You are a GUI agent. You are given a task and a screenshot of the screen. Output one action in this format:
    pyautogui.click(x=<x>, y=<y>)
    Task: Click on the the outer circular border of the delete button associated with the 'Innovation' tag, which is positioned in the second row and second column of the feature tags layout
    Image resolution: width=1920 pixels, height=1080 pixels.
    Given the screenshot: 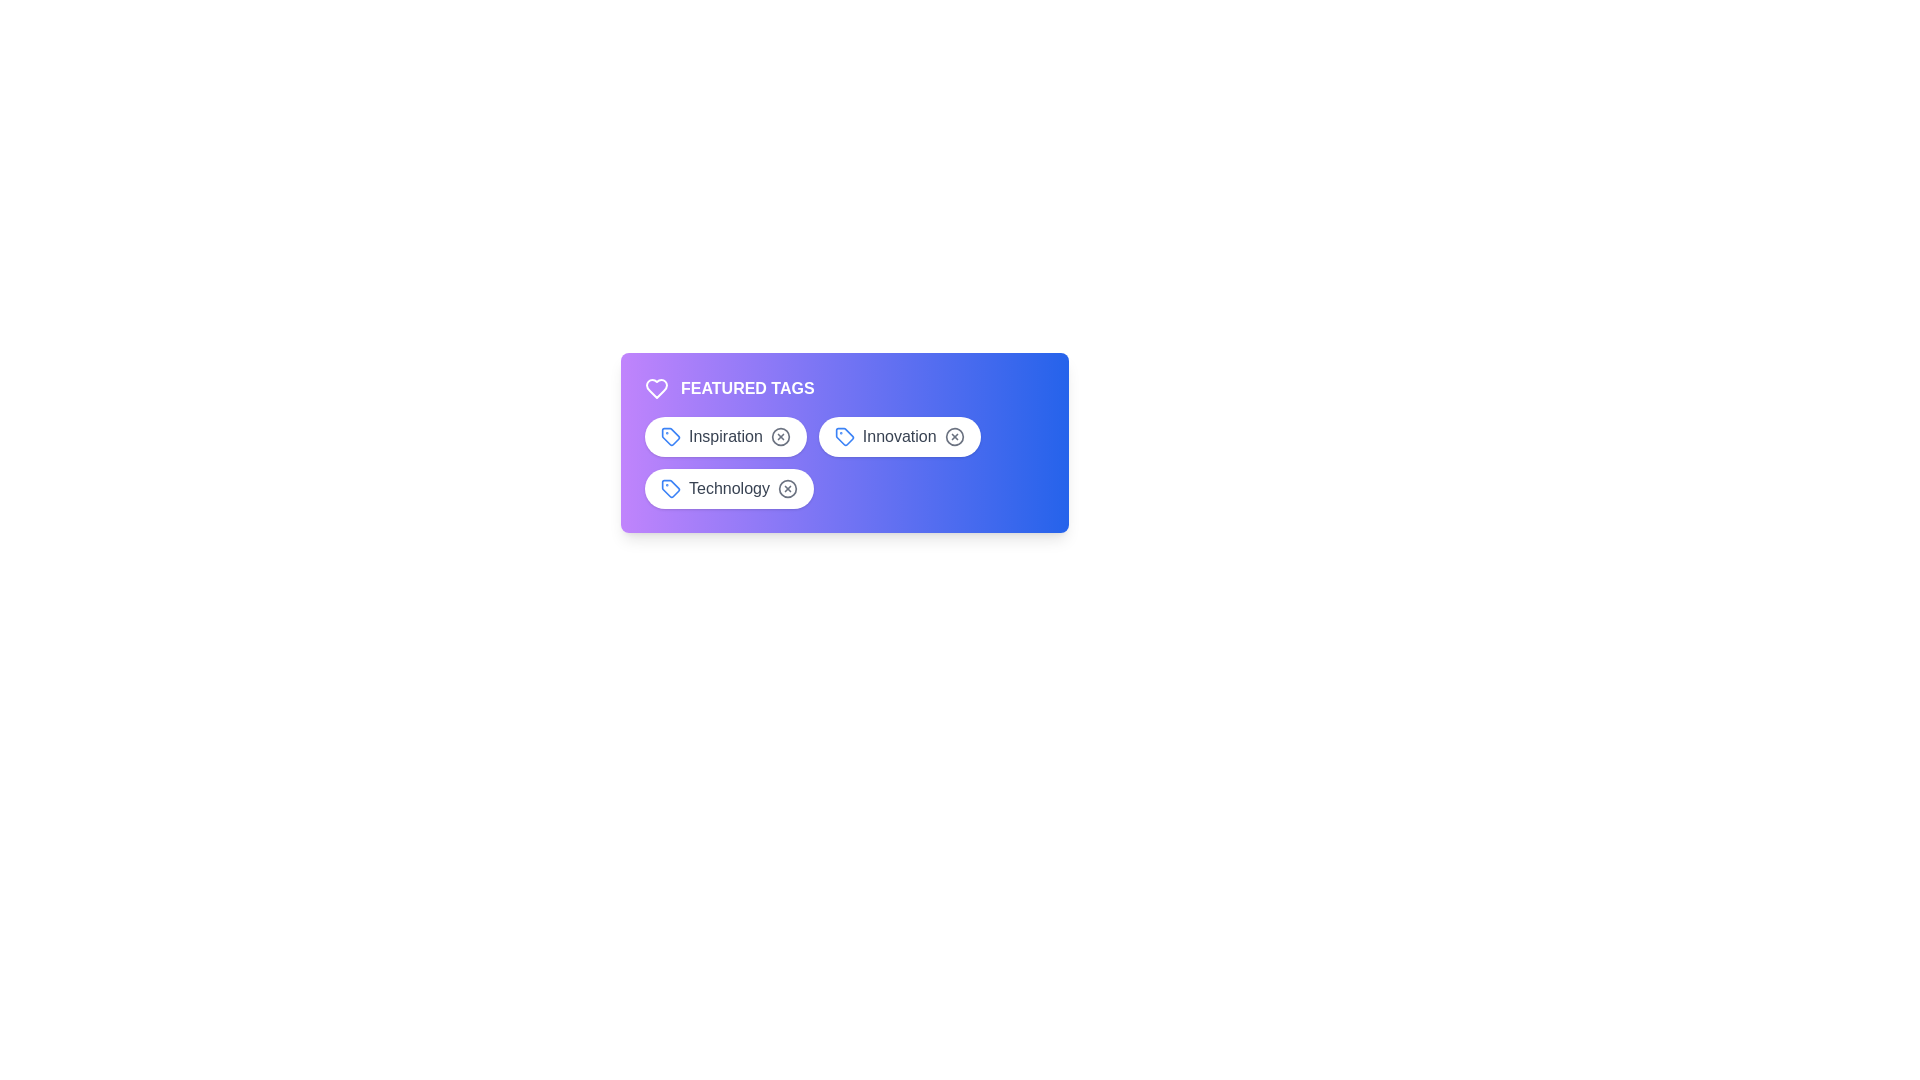 What is the action you would take?
    pyautogui.click(x=953, y=435)
    